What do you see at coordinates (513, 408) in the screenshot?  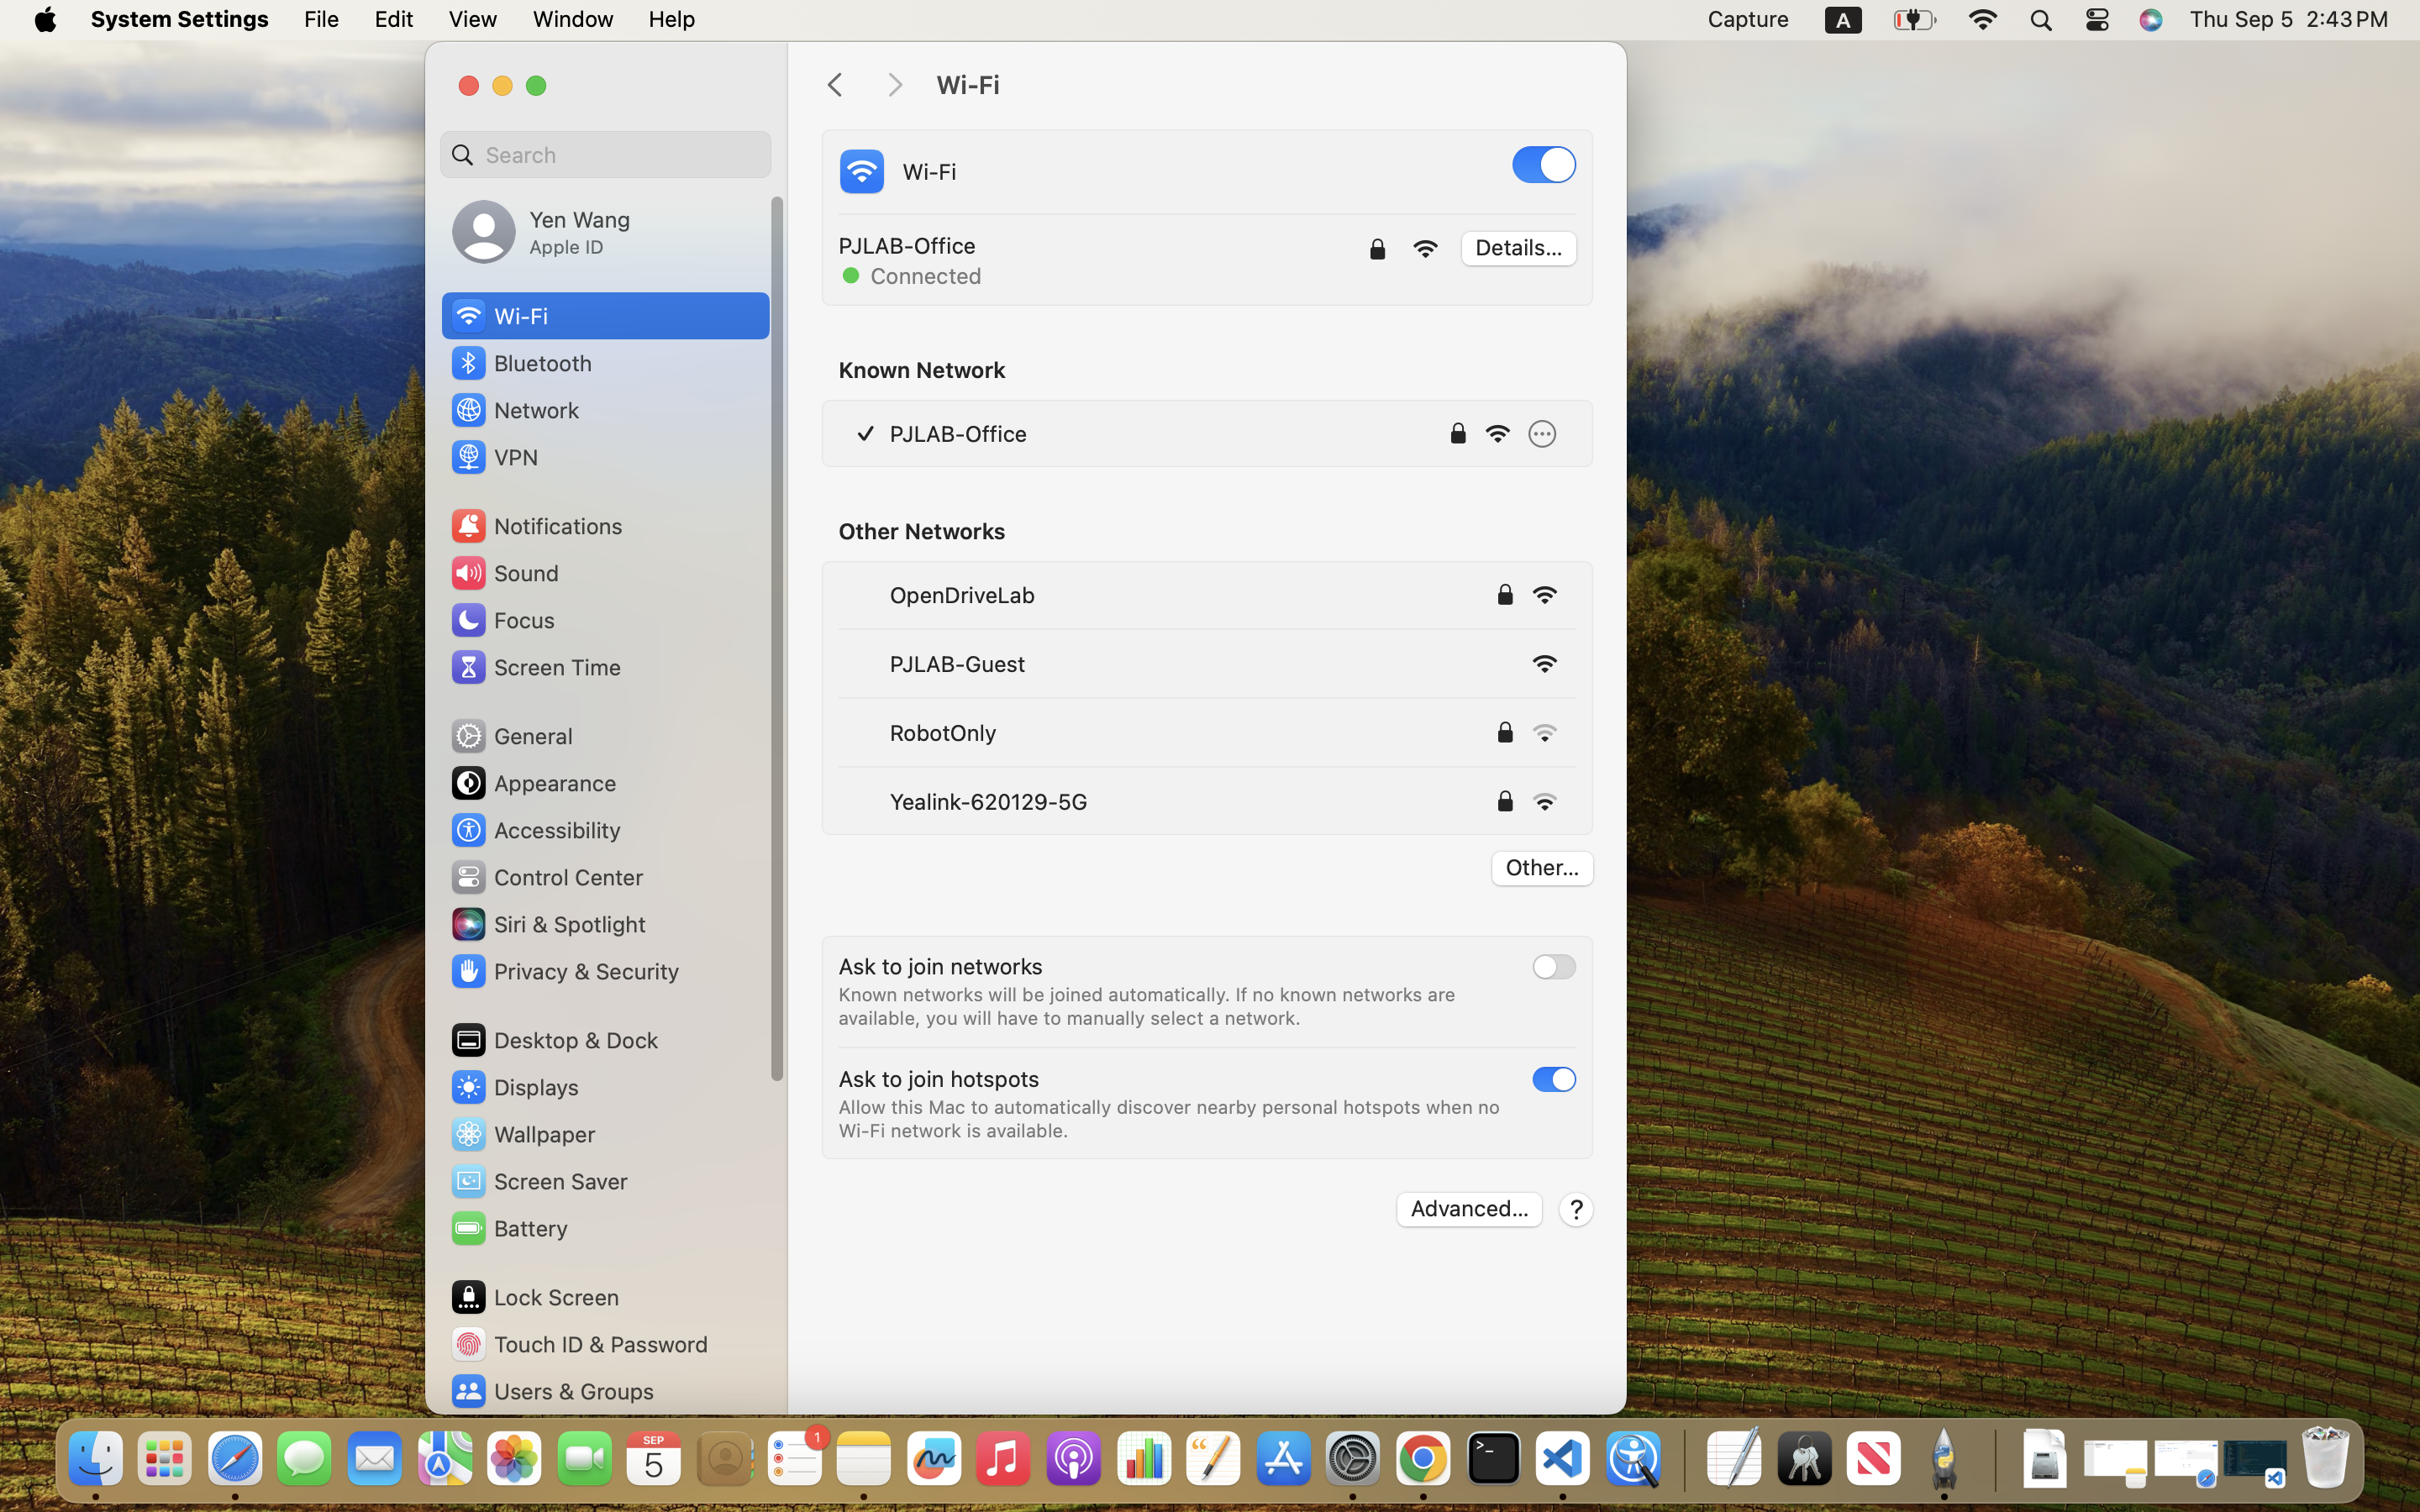 I see `'Network'` at bounding box center [513, 408].